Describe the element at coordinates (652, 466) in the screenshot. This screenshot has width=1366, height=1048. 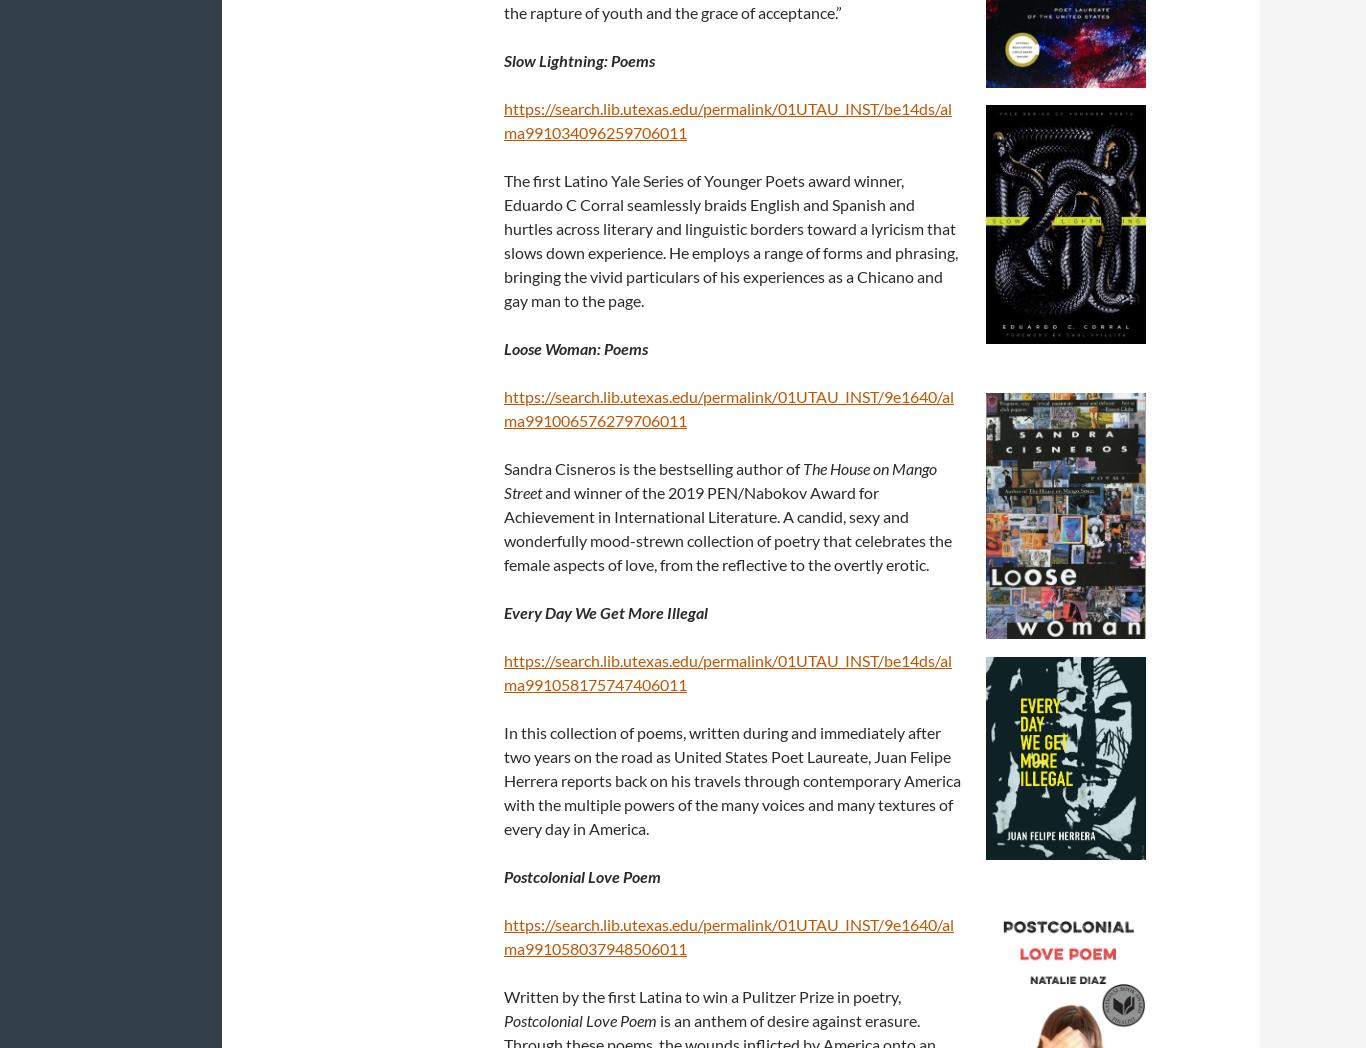
I see `'Sandra Cisneros is the bestselling author of'` at that location.